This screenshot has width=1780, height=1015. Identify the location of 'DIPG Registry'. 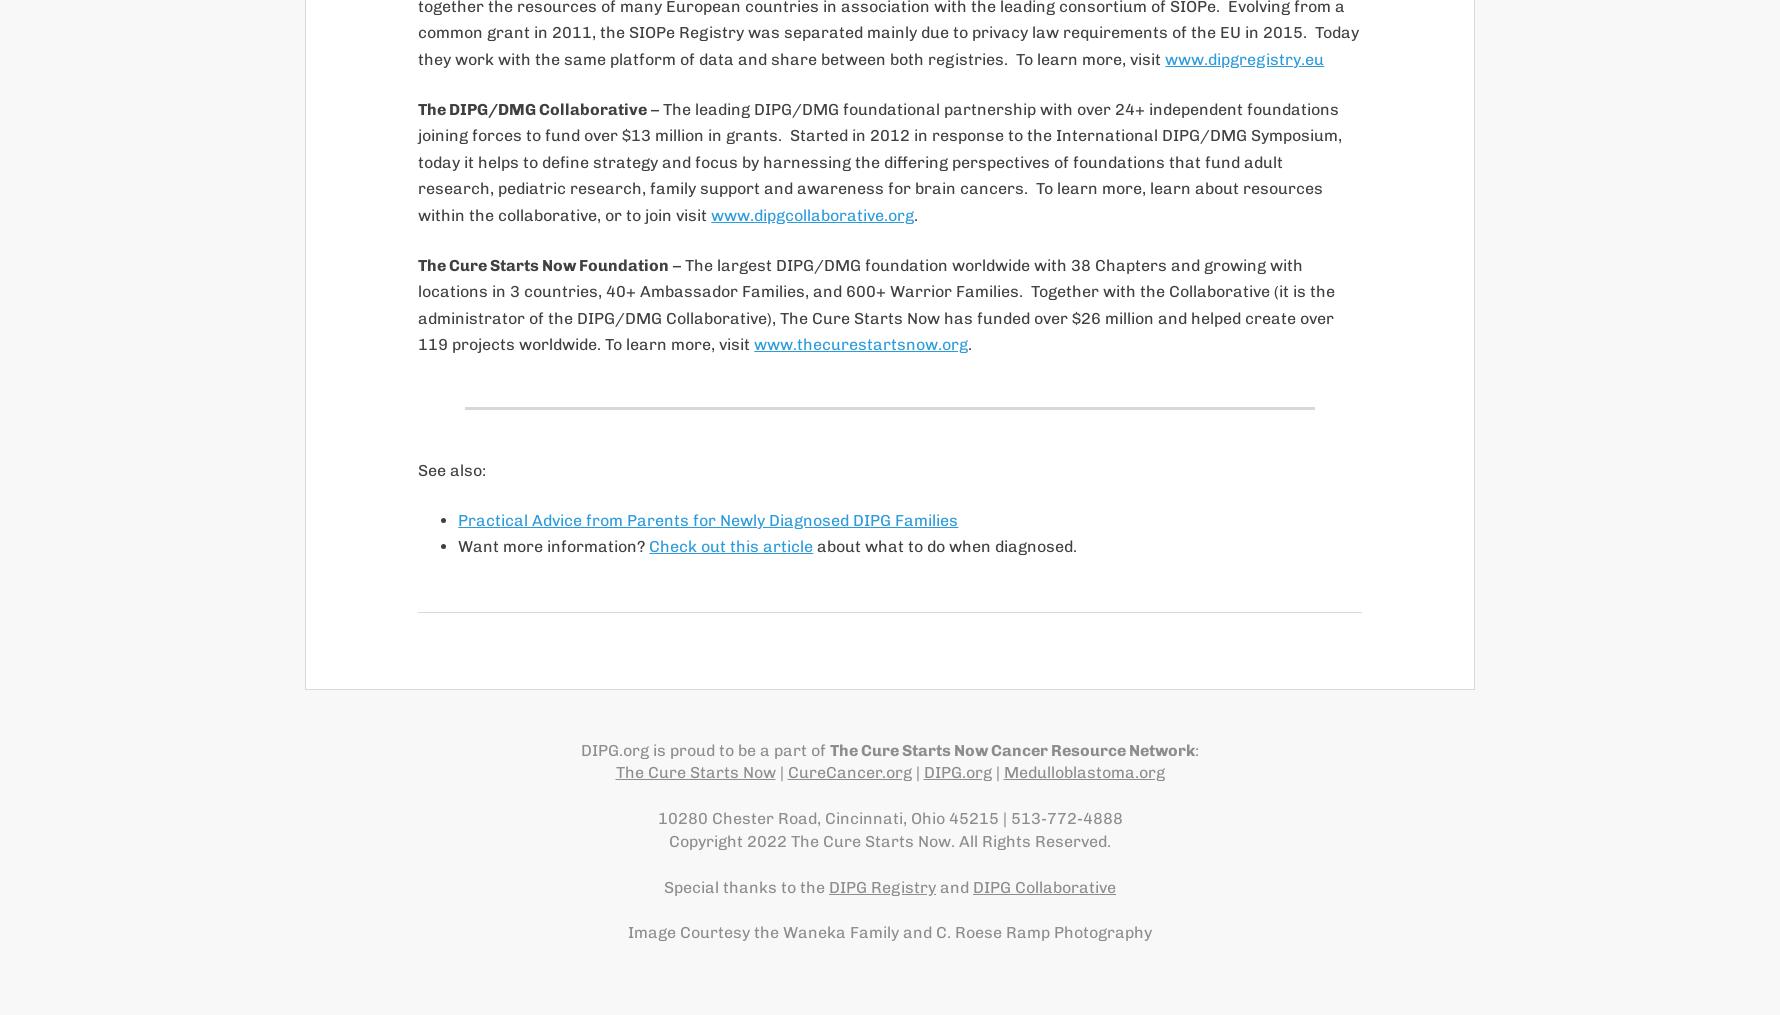
(881, 885).